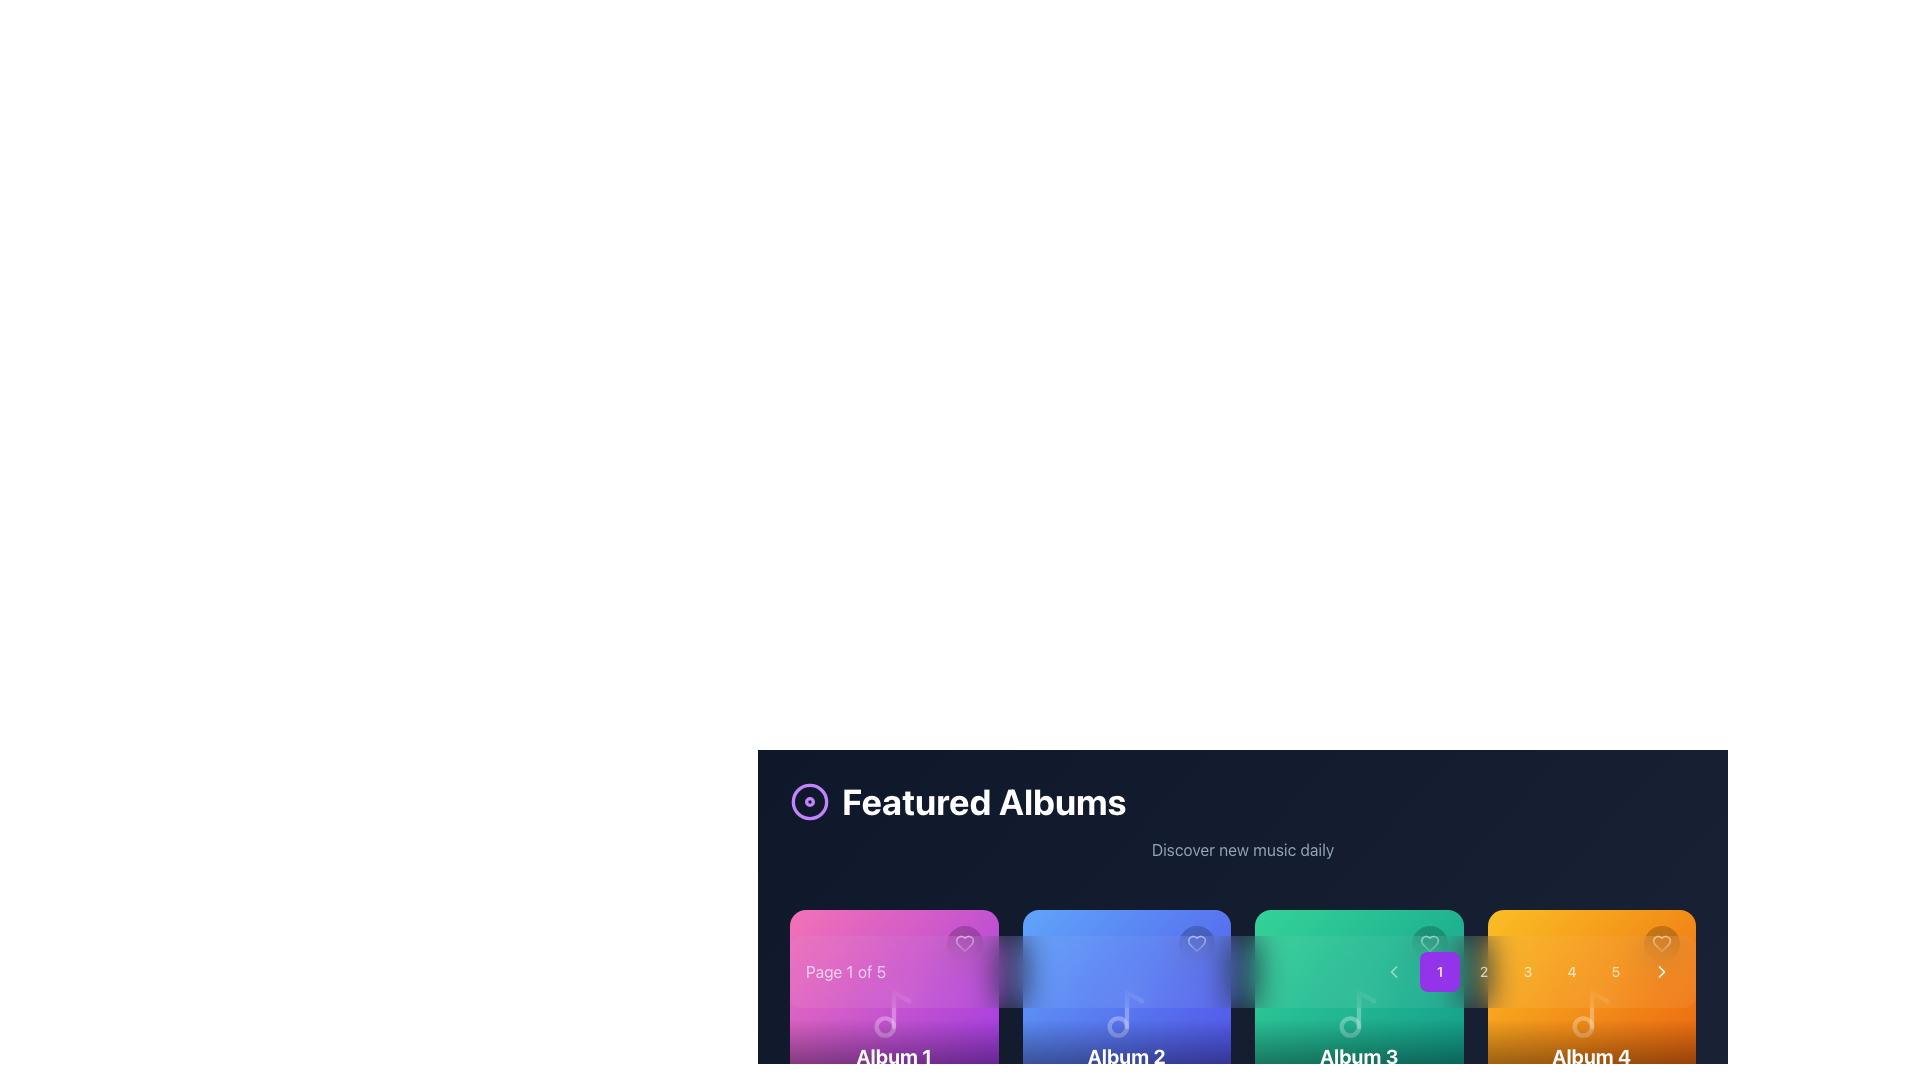 This screenshot has width=1920, height=1080. I want to click on the vertical straight line styled as a musical note's stem located on the purple background of the 'Album 1' card in the bottom-left corner, so click(900, 1009).